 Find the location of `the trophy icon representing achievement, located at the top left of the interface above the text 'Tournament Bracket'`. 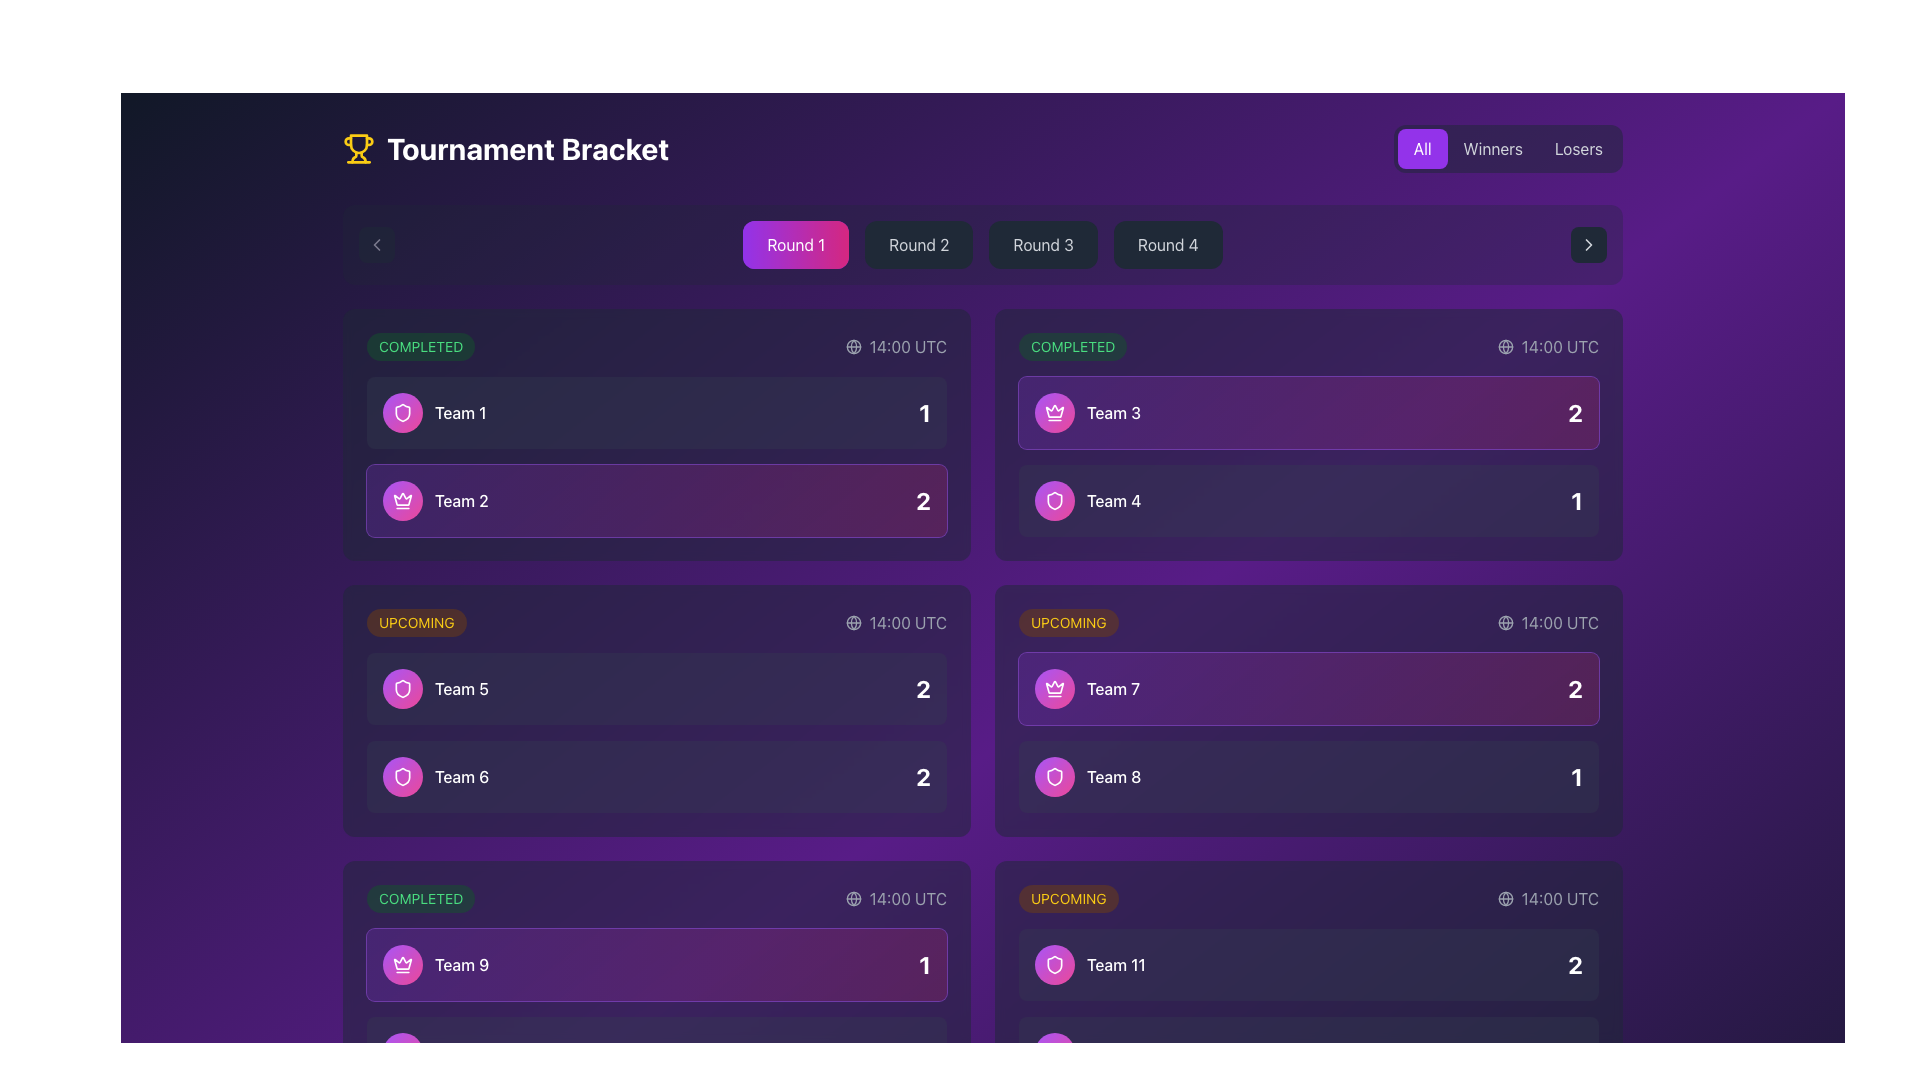

the trophy icon representing achievement, located at the top left of the interface above the text 'Tournament Bracket' is located at coordinates (359, 142).